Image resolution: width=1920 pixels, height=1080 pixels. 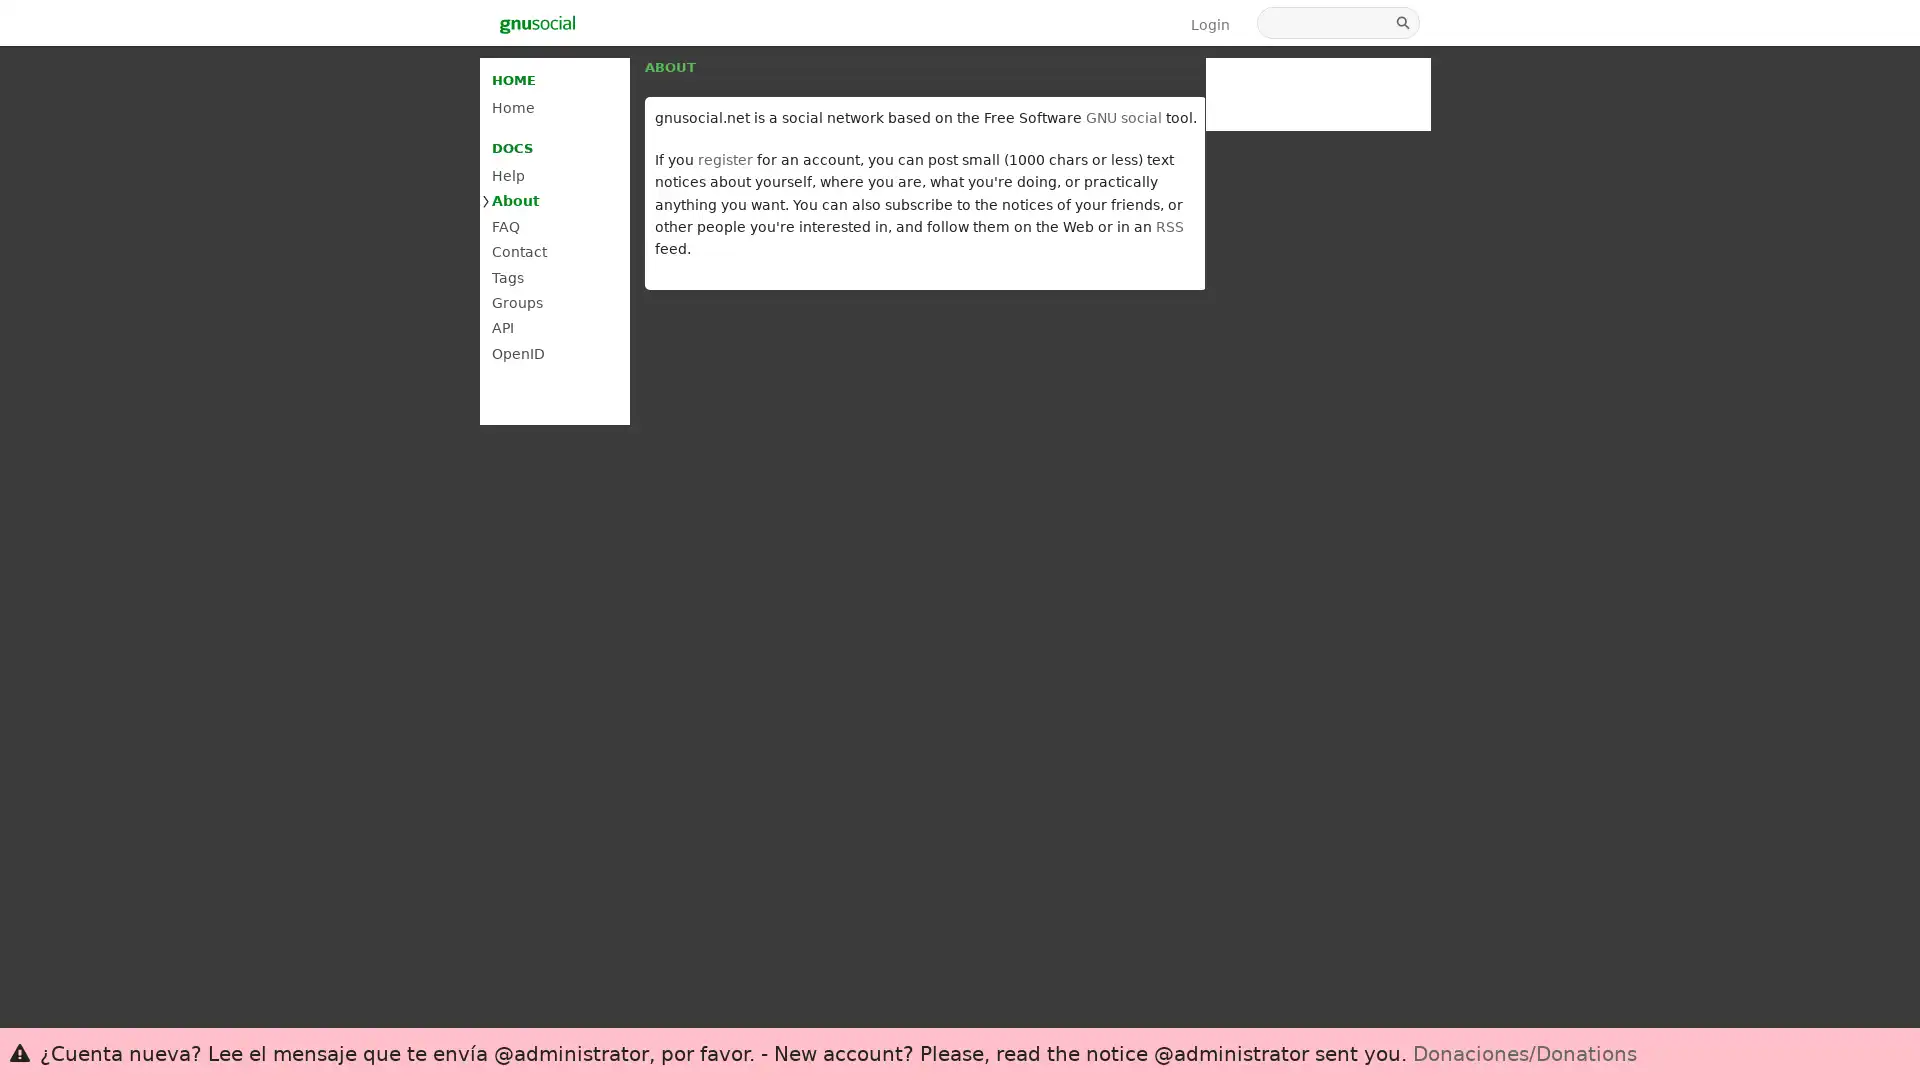 I want to click on Search, so click(x=1404, y=23).